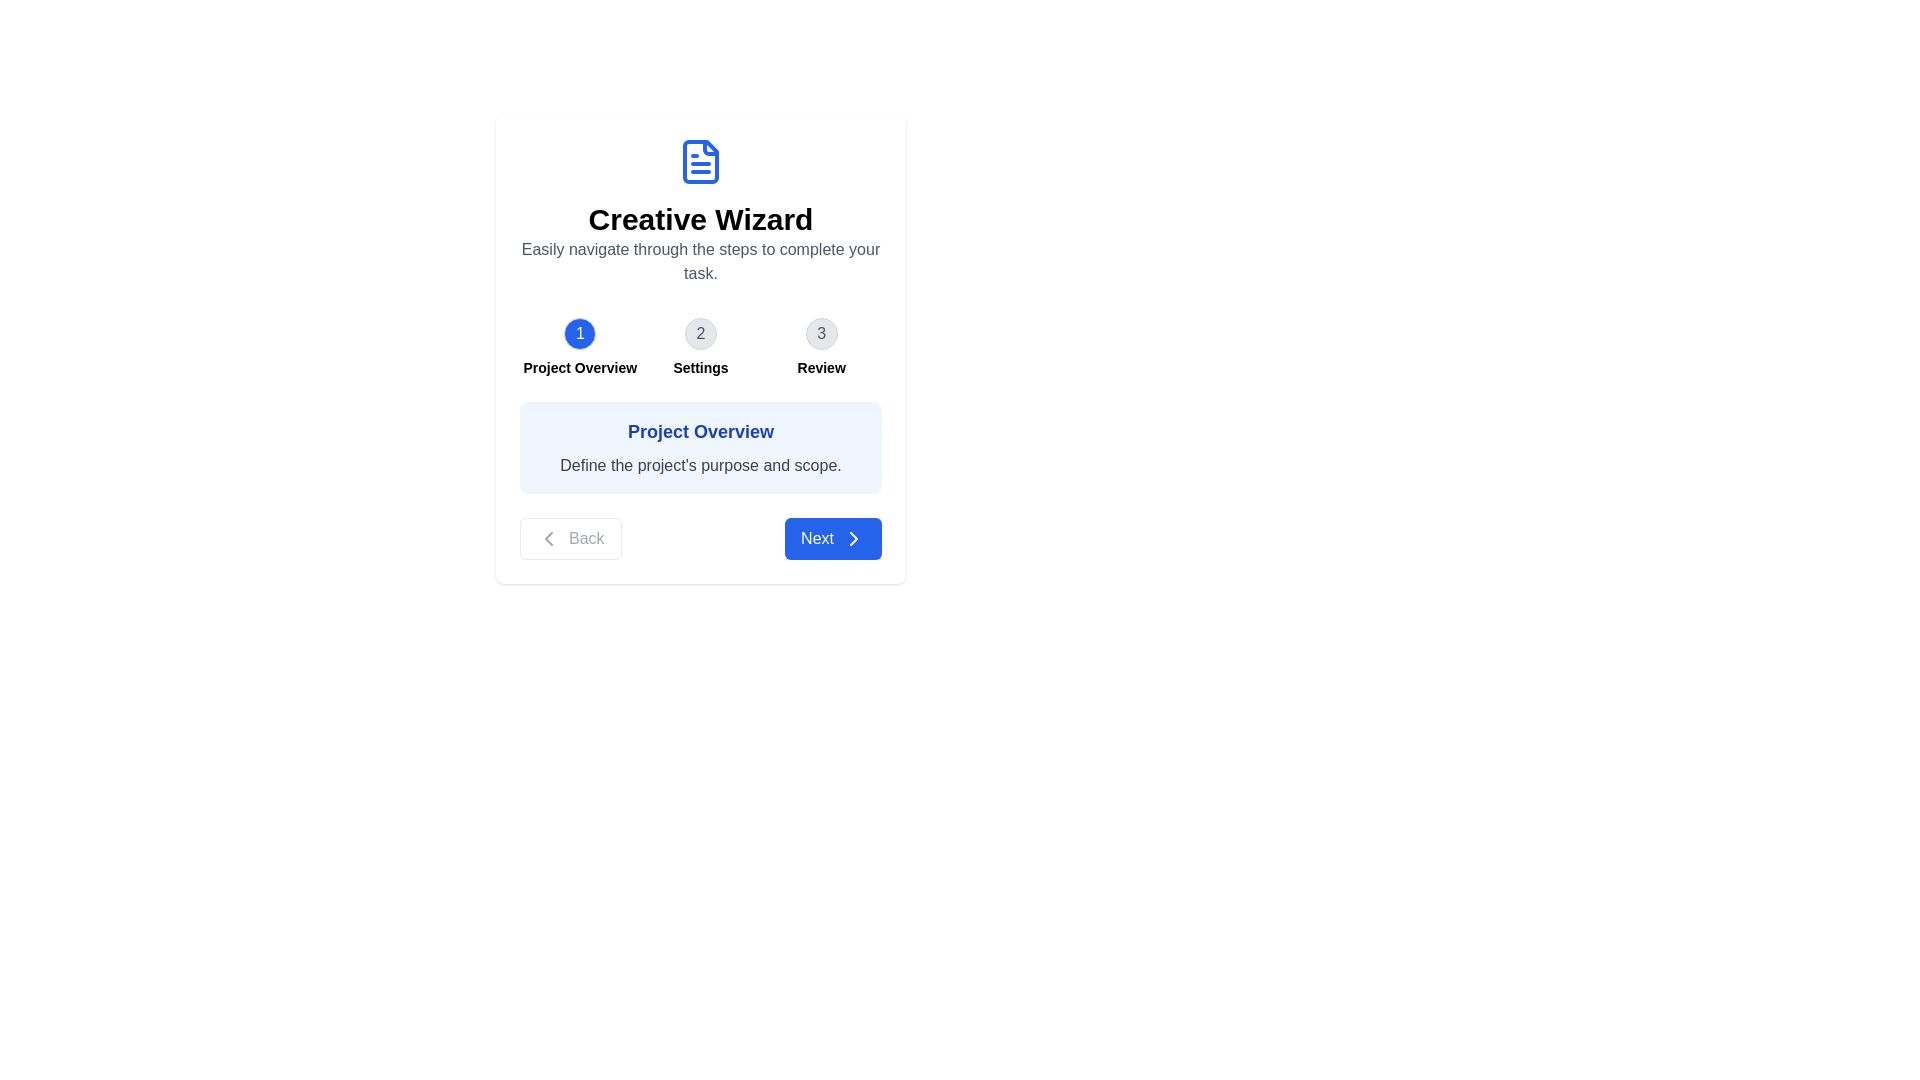 The image size is (1920, 1080). I want to click on the 'Back' button located at the bottom left of the 'Creative Wizard' interface, so click(569, 538).